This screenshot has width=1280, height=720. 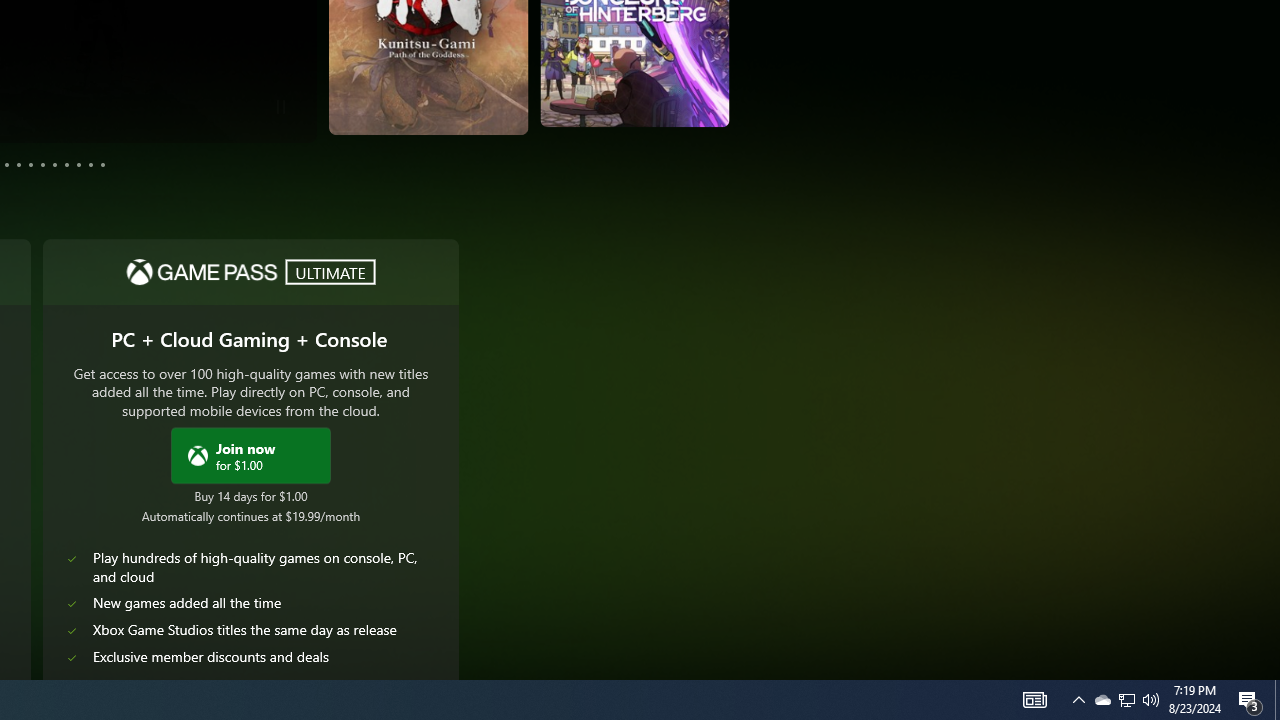 What do you see at coordinates (78, 163) in the screenshot?
I see `'Page 10'` at bounding box center [78, 163].